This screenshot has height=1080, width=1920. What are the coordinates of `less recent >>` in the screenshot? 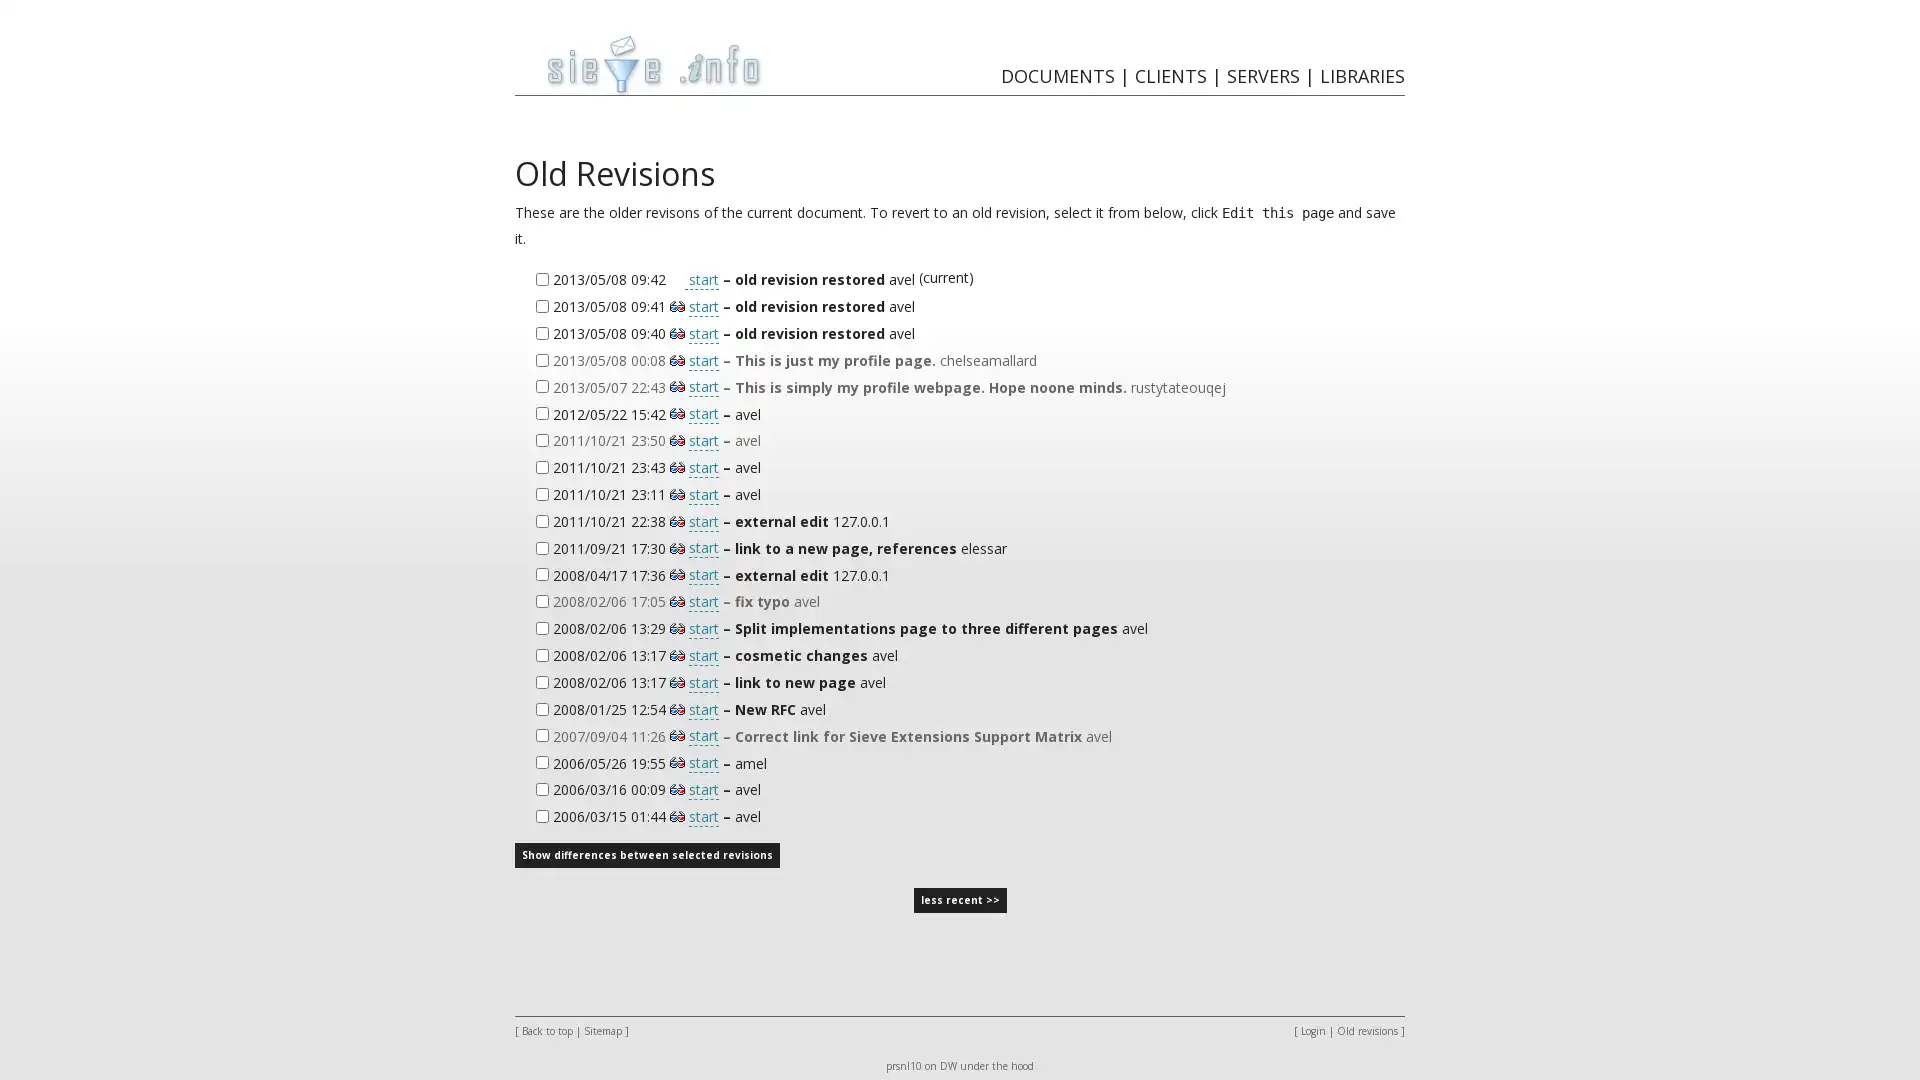 It's located at (958, 900).